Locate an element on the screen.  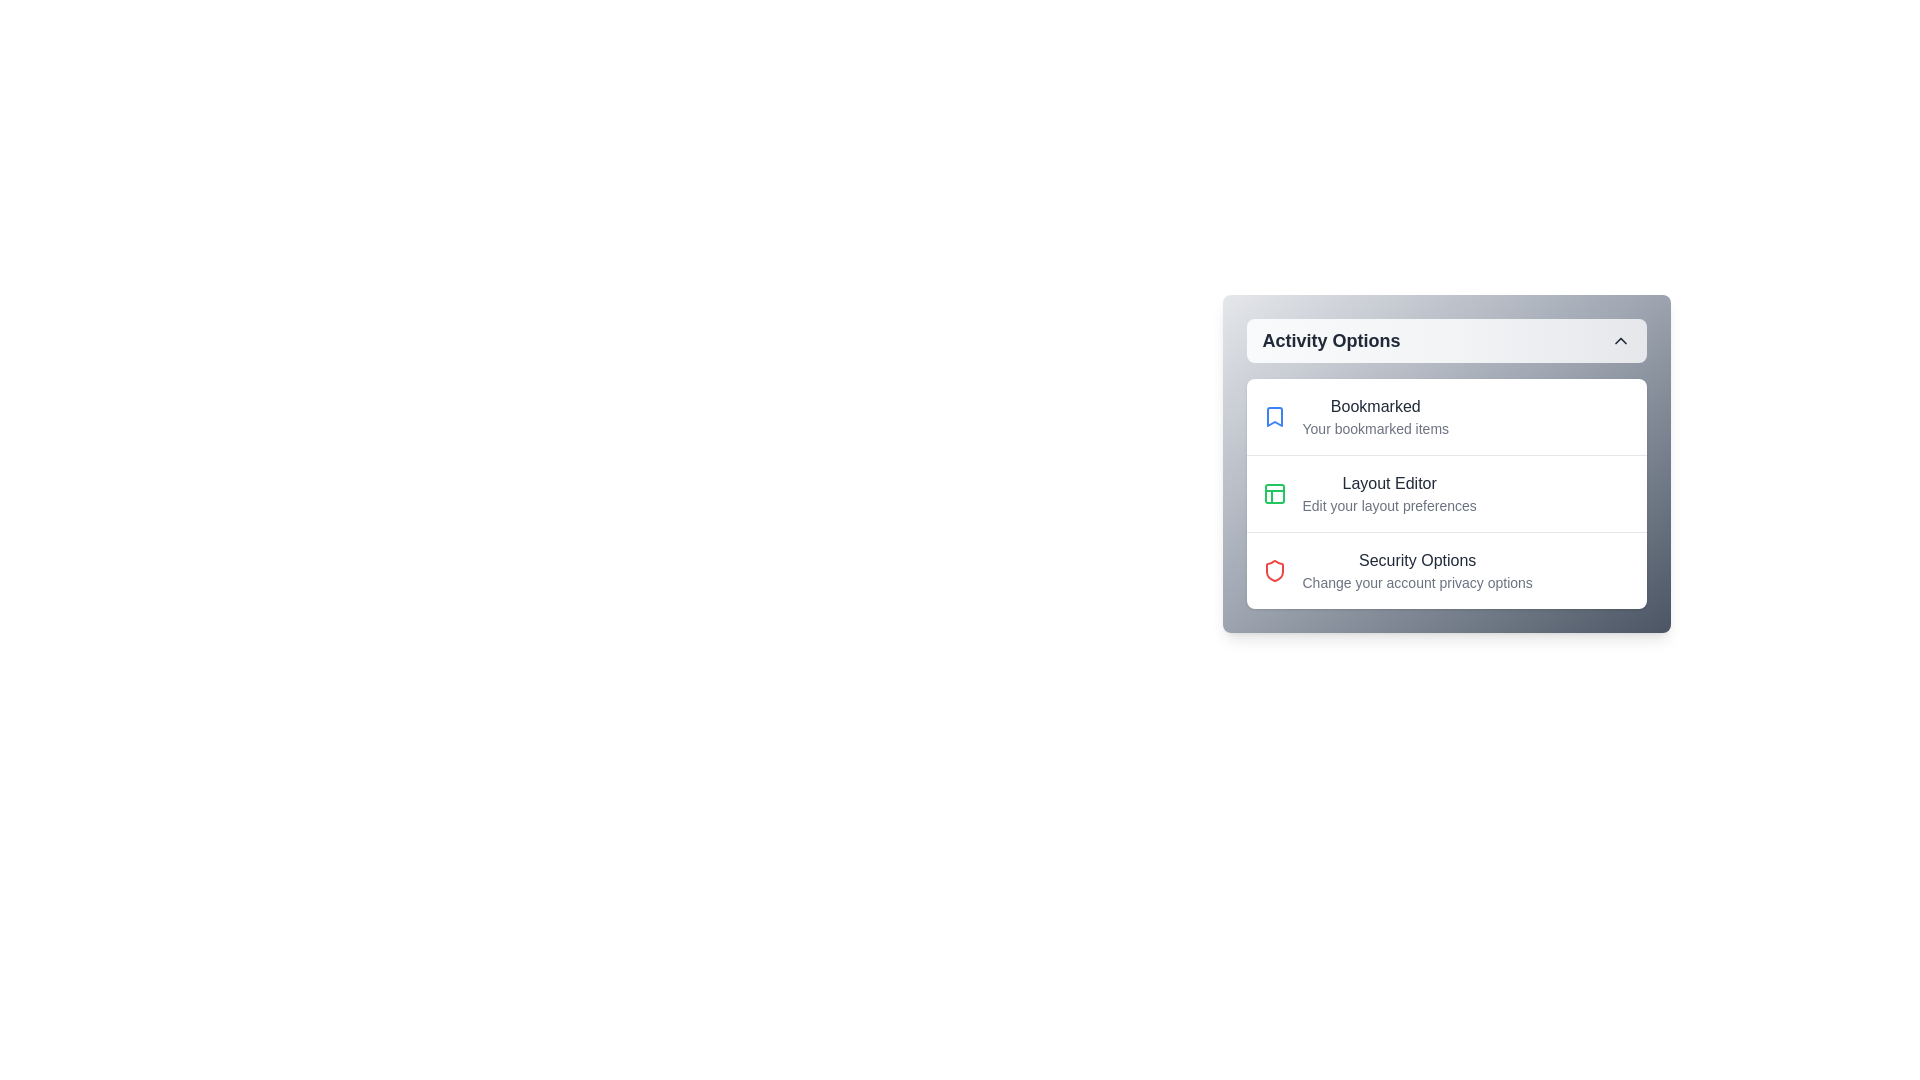
the instructional text labeled 'Your bookmarked items' which is styled in gray and positioned below the 'Bookmarked' text within the 'Activity Options' panel is located at coordinates (1374, 427).